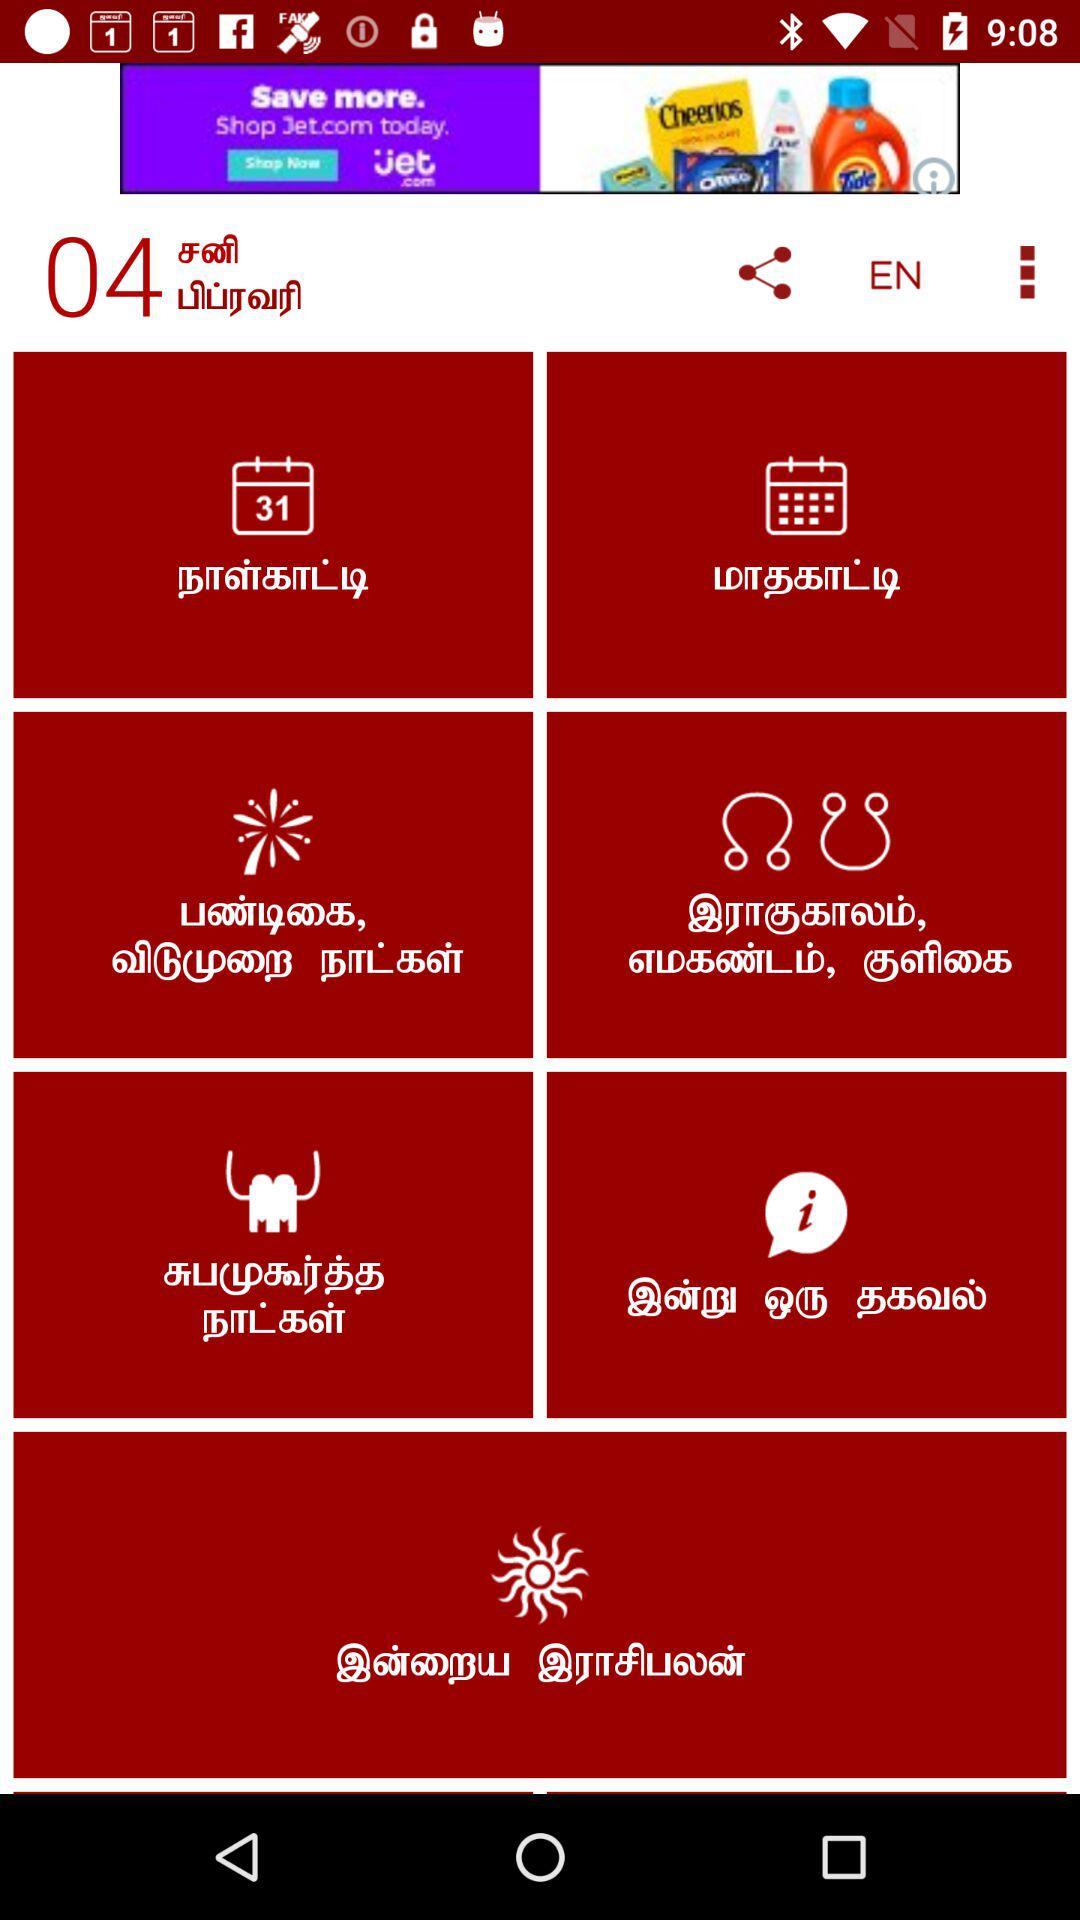 The image size is (1080, 1920). Describe the element at coordinates (1027, 271) in the screenshot. I see `settings` at that location.